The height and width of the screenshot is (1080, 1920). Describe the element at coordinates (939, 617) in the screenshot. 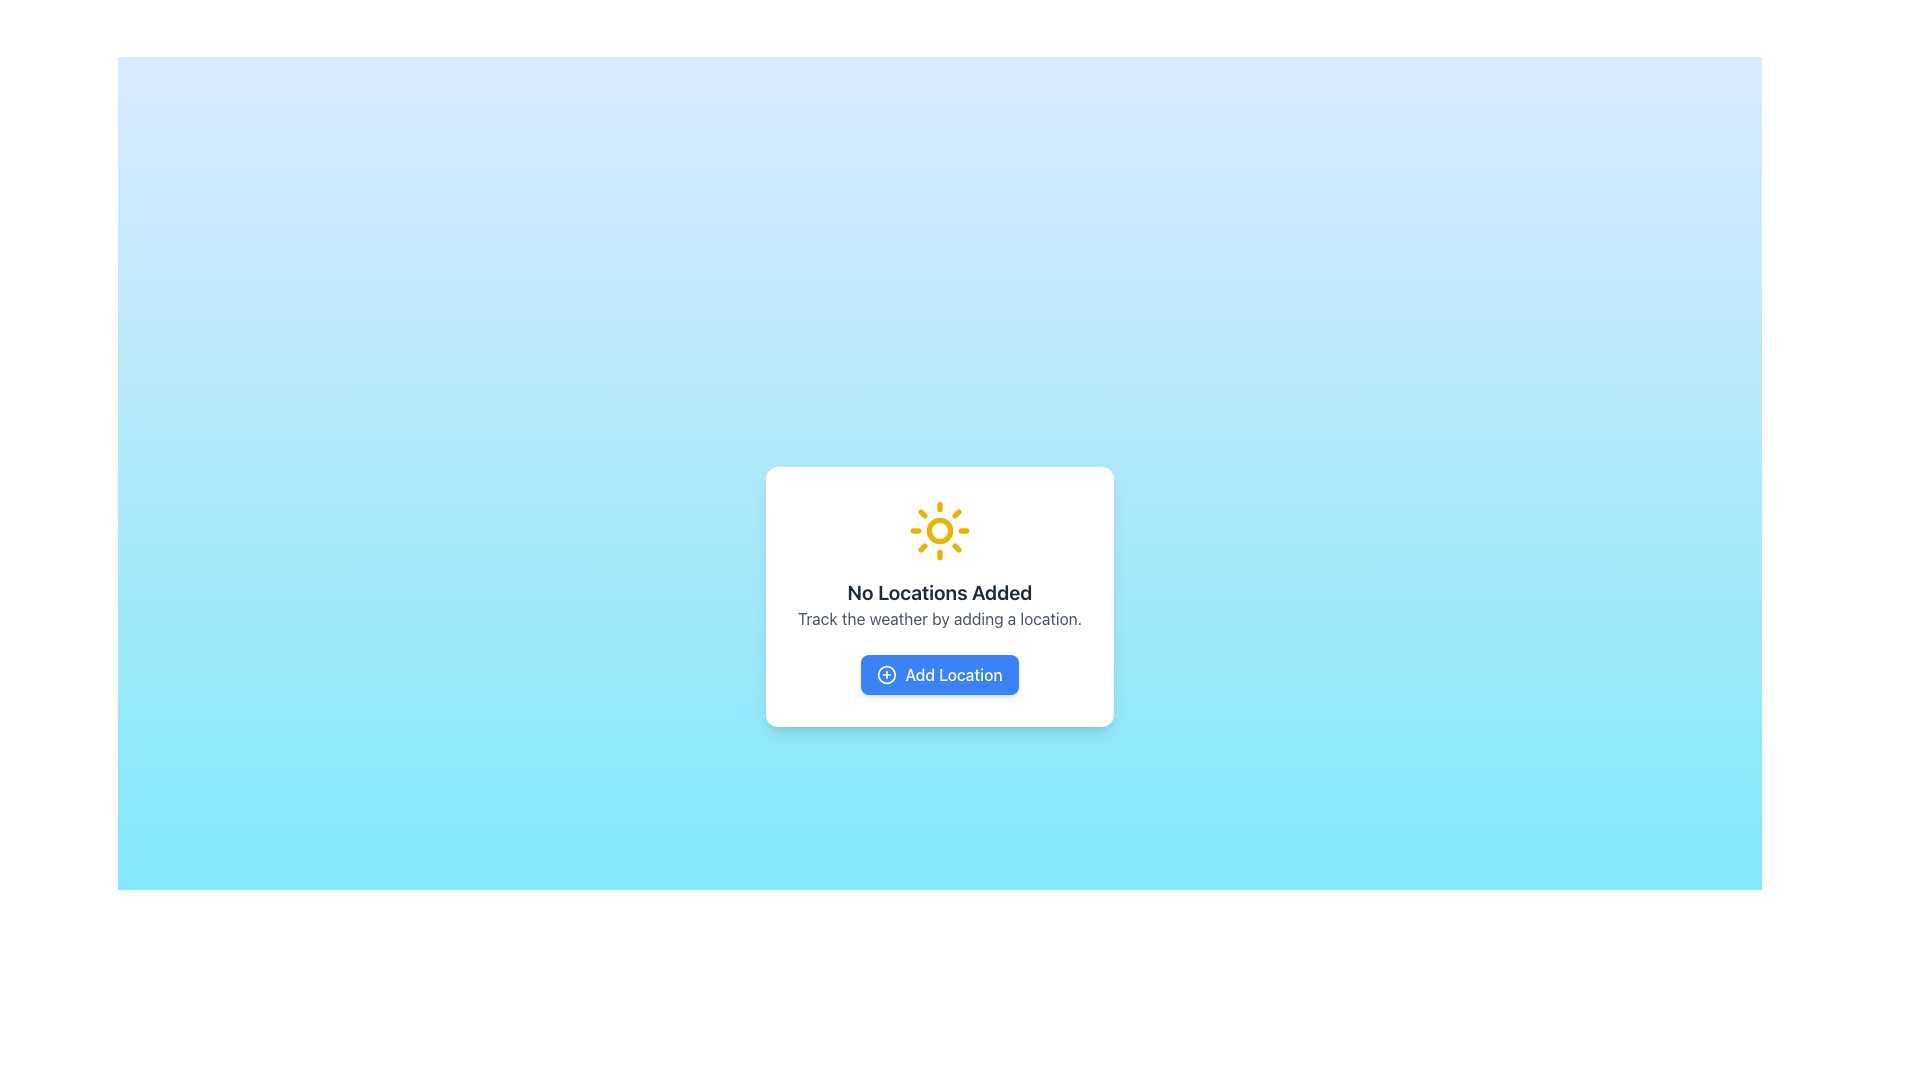

I see `the text label that says 'Track the weather by adding a location.' which is positioned at the bottom of the card interface, below the header 'No Locations Added.'` at that location.